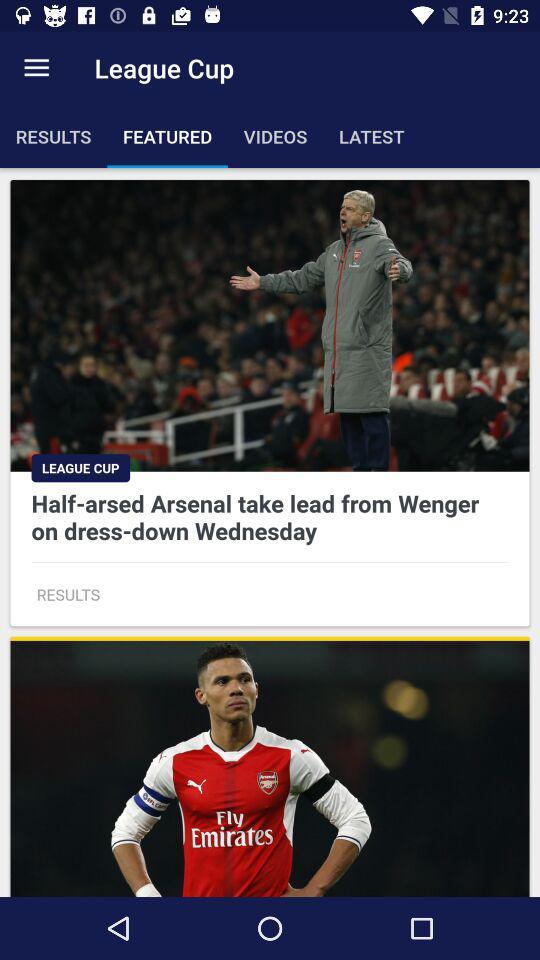 This screenshot has height=960, width=540. I want to click on the videos, so click(274, 135).